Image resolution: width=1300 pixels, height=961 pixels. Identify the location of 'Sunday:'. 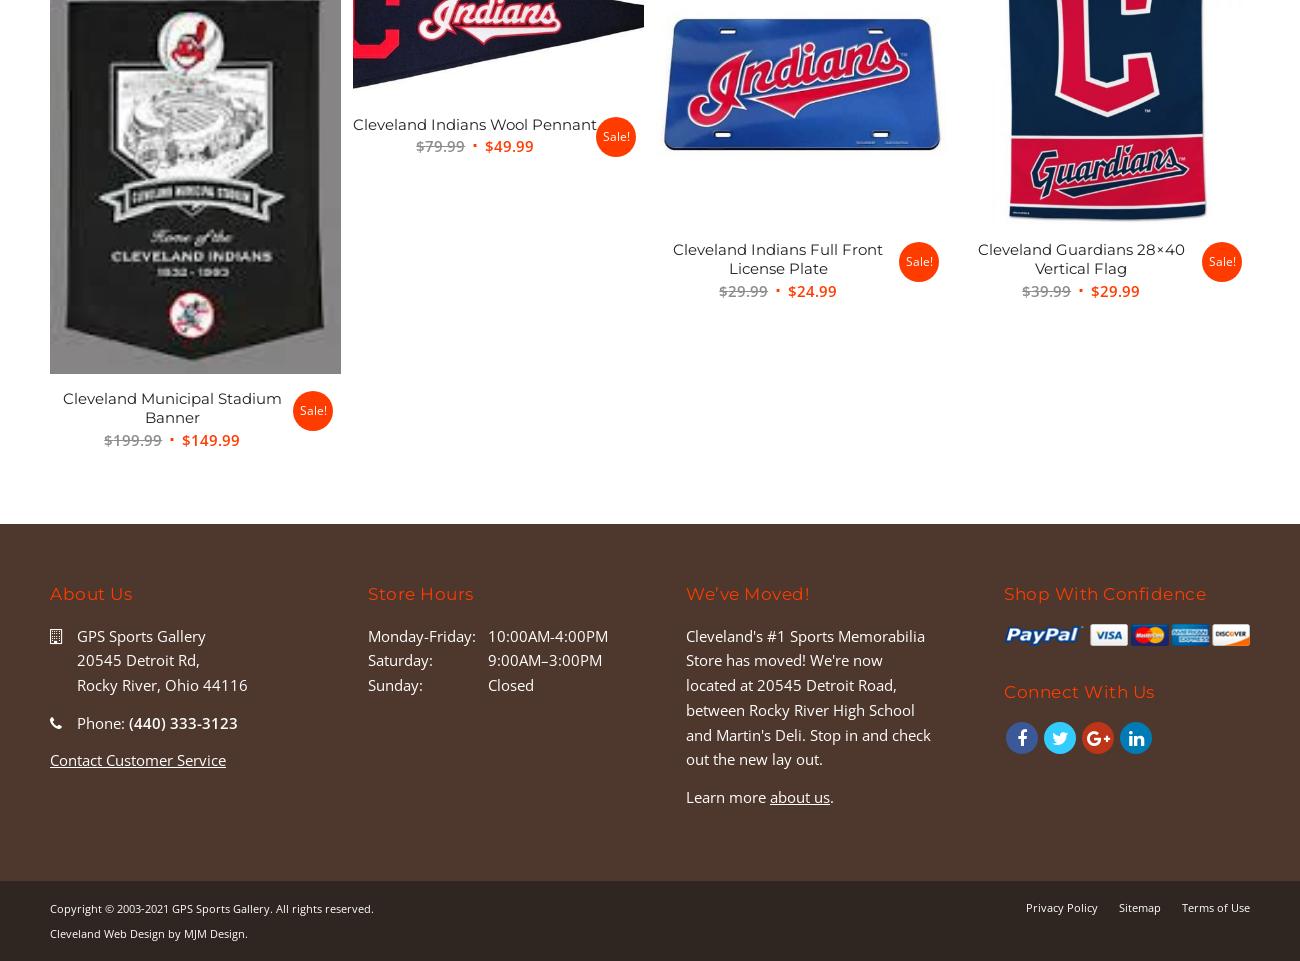
(395, 684).